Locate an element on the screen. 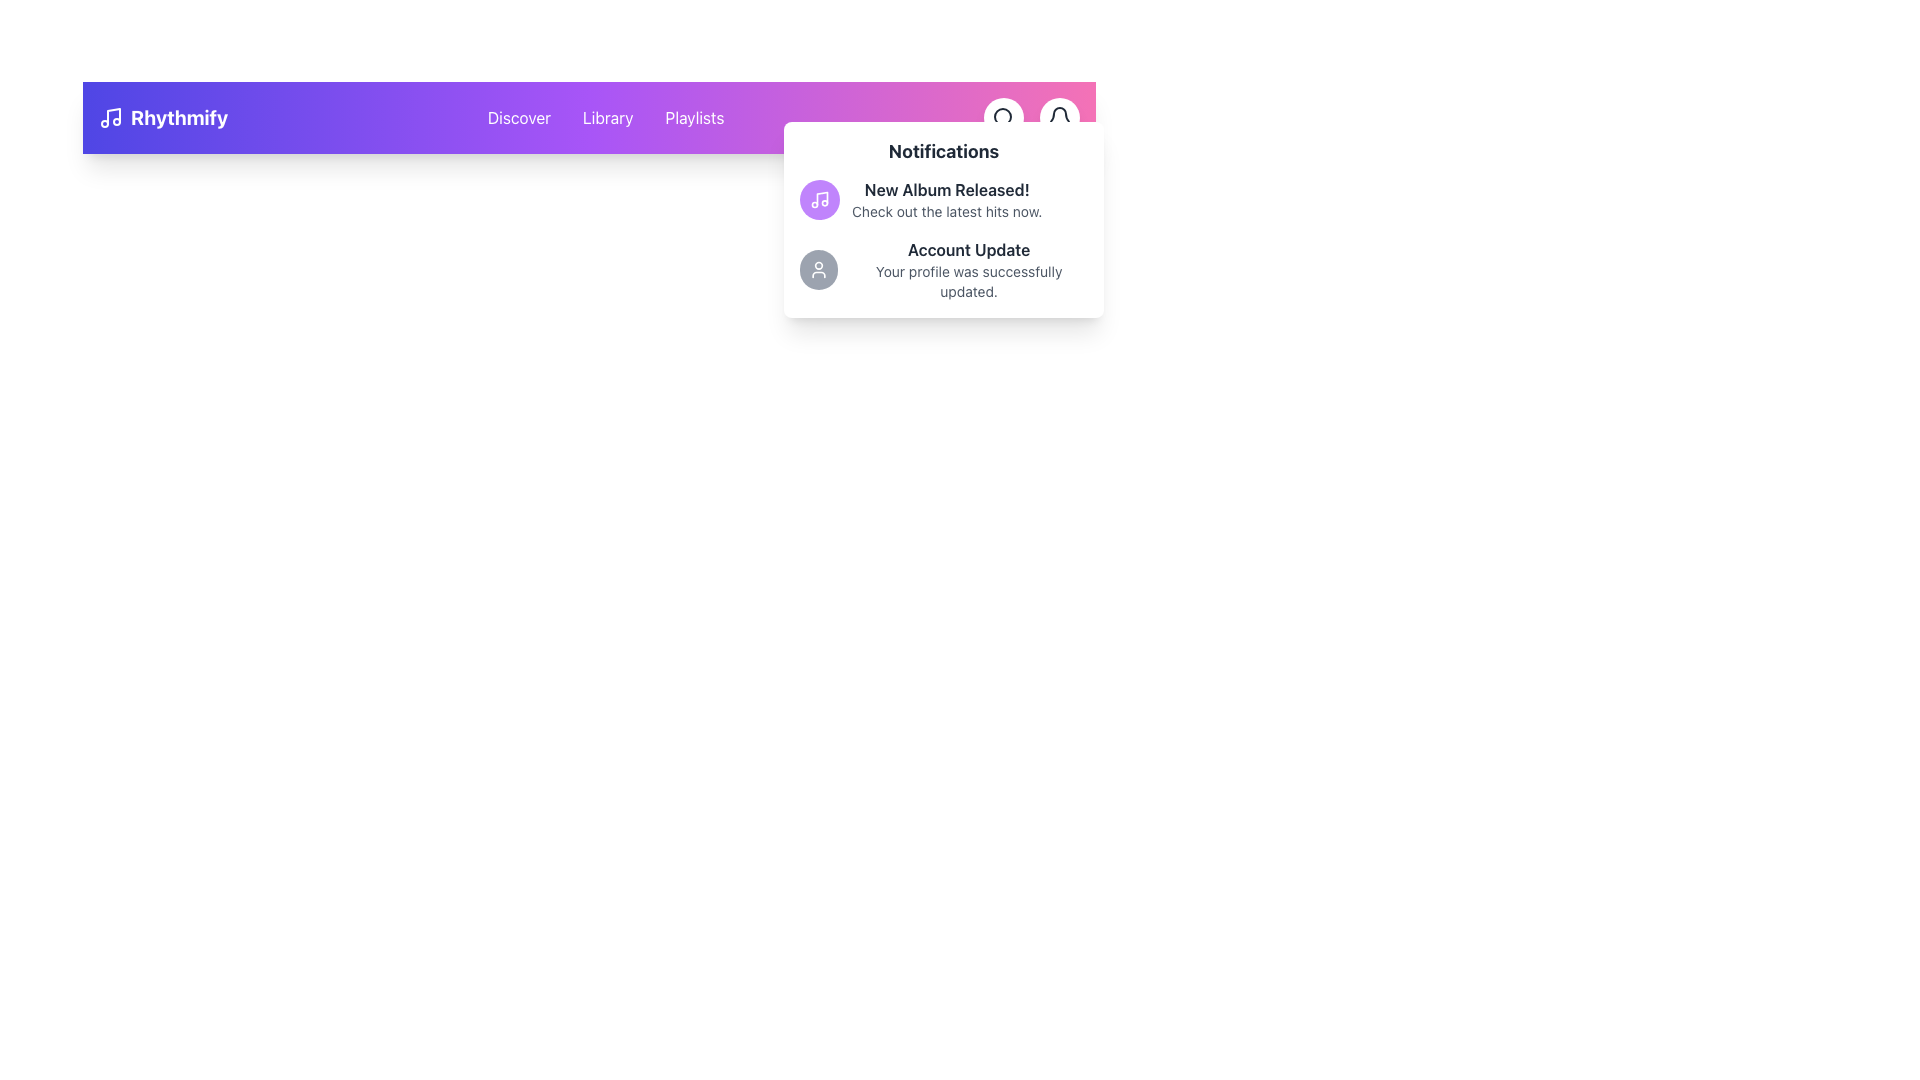 This screenshot has width=1920, height=1080. the 'Discover' text link, which is the first element in the navigation menu and is styled with a hover effect is located at coordinates (519, 118).